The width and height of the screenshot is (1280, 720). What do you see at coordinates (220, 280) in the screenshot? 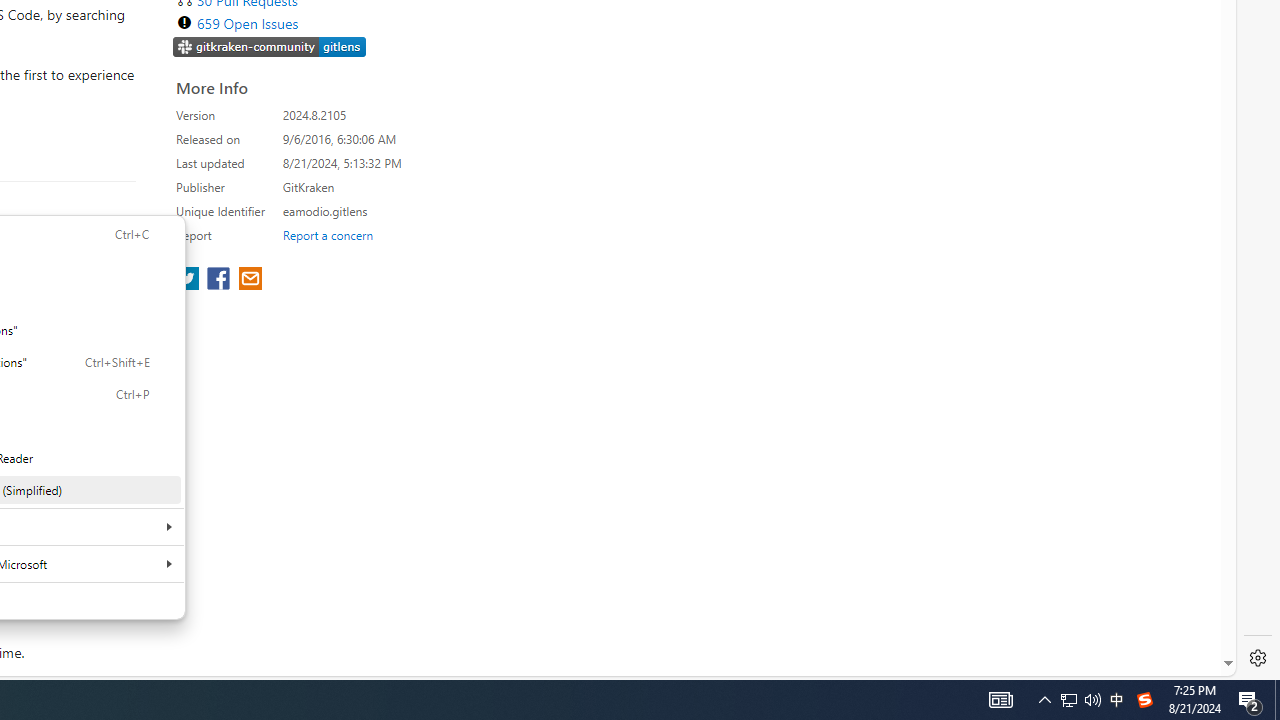
I see `'share extension on facebook'` at bounding box center [220, 280].